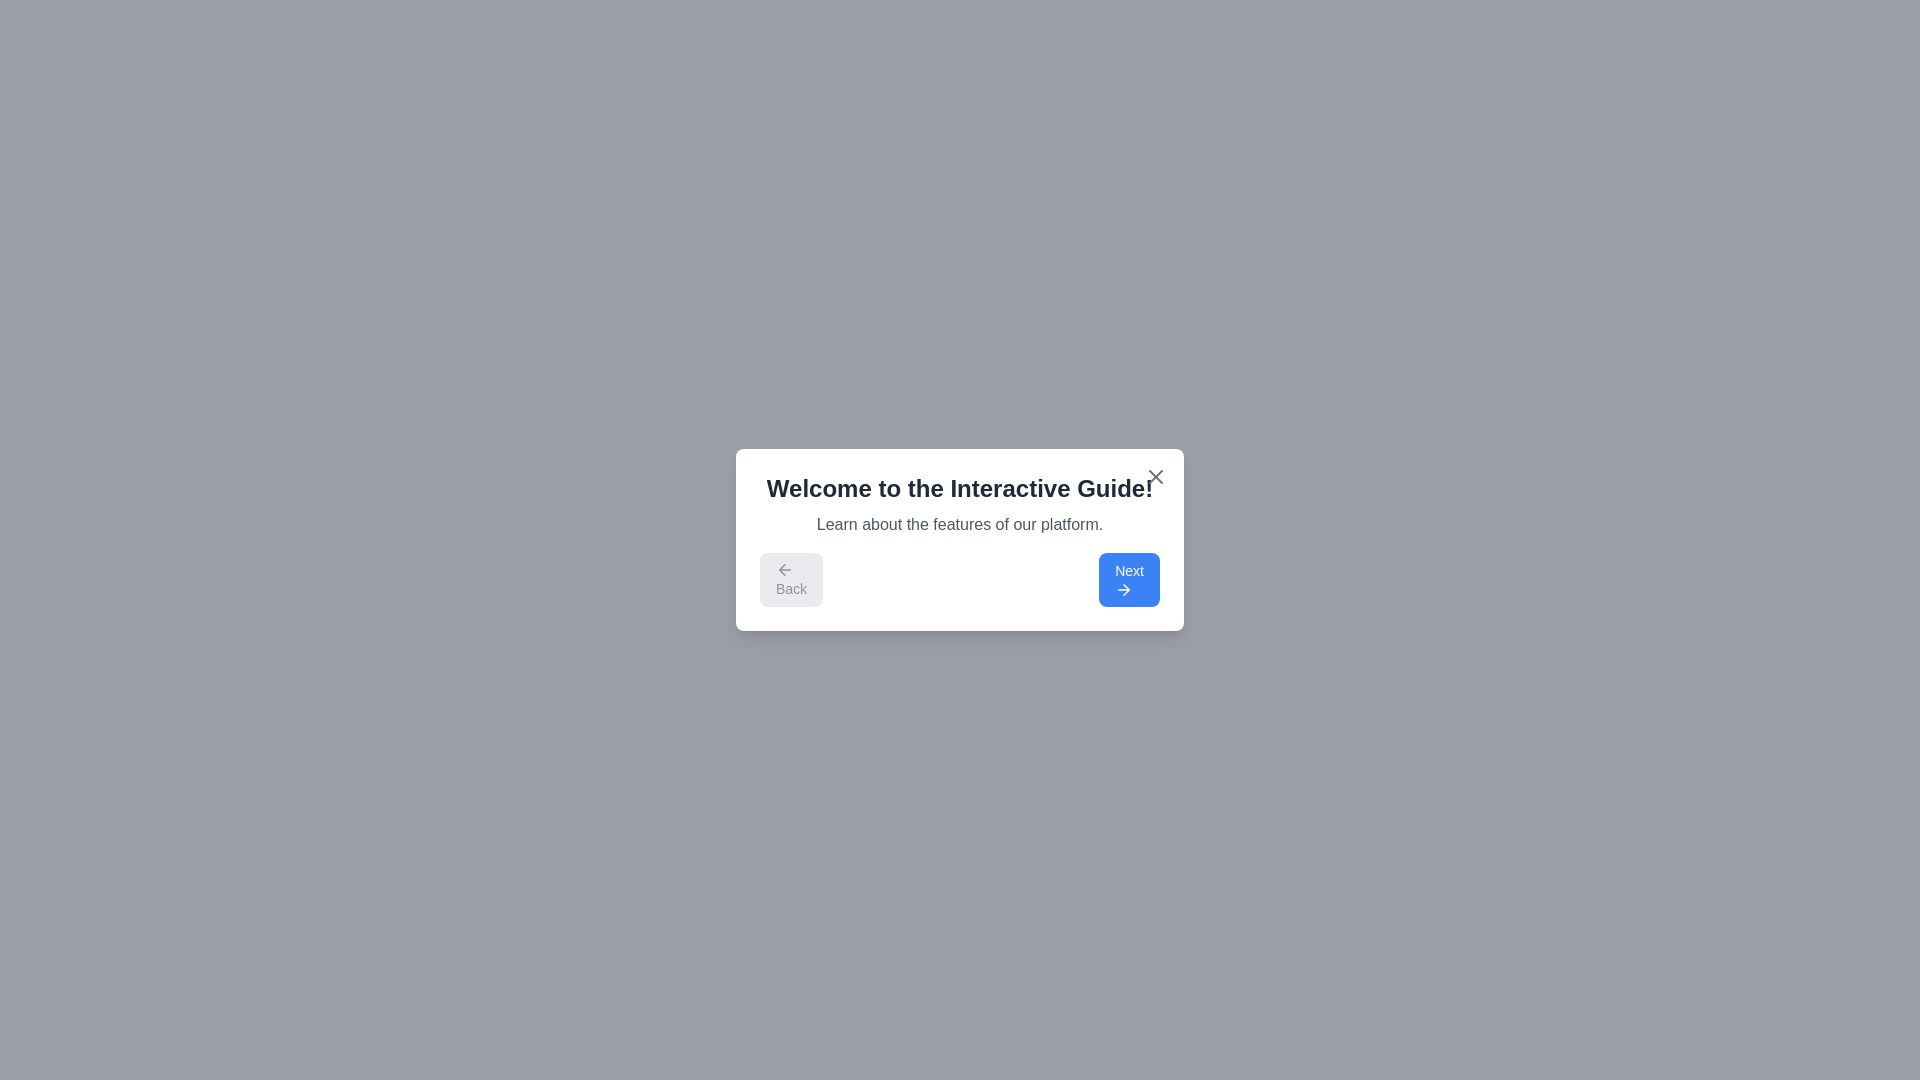 This screenshot has width=1920, height=1080. What do you see at coordinates (960, 523) in the screenshot?
I see `the text label that reads 'Learn about the features of our platform.' which is styled in gray and positioned beneath the main title in a white panel` at bounding box center [960, 523].